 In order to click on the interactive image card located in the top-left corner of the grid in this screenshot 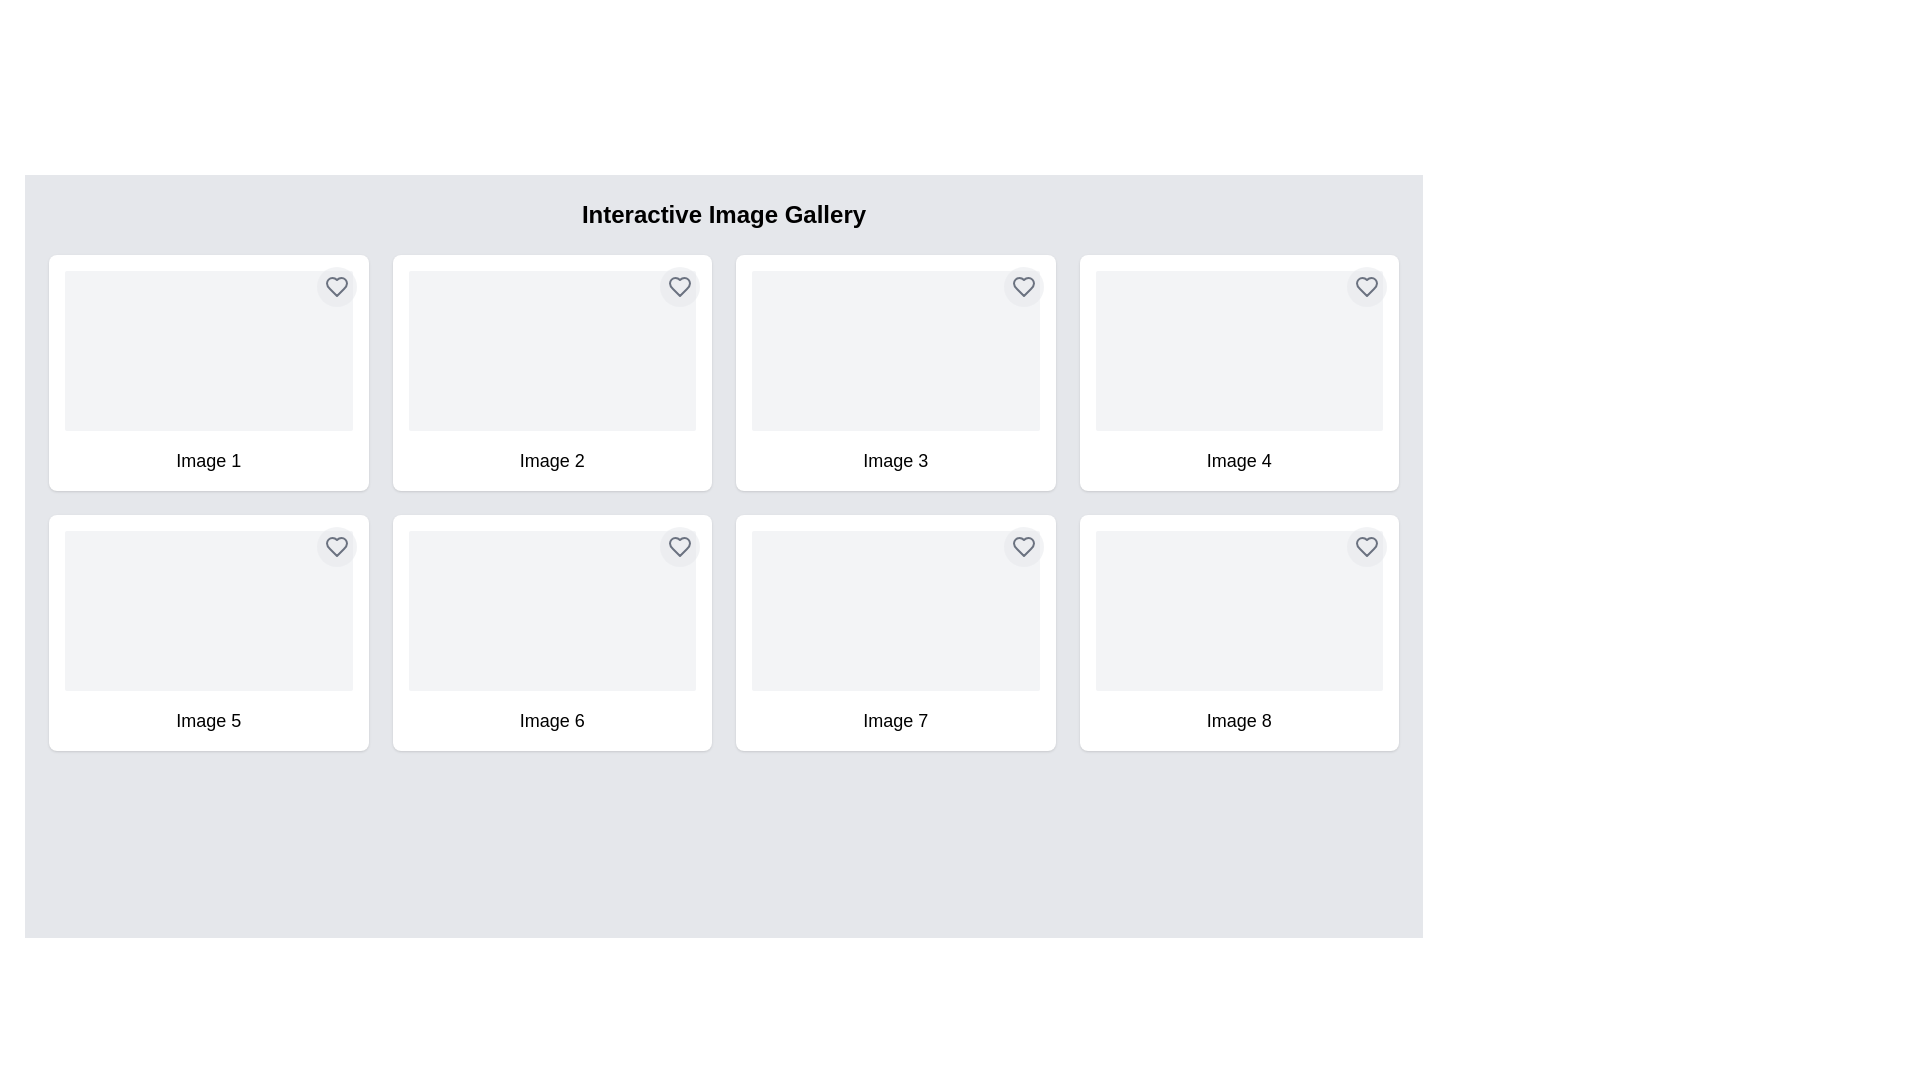, I will do `click(208, 373)`.